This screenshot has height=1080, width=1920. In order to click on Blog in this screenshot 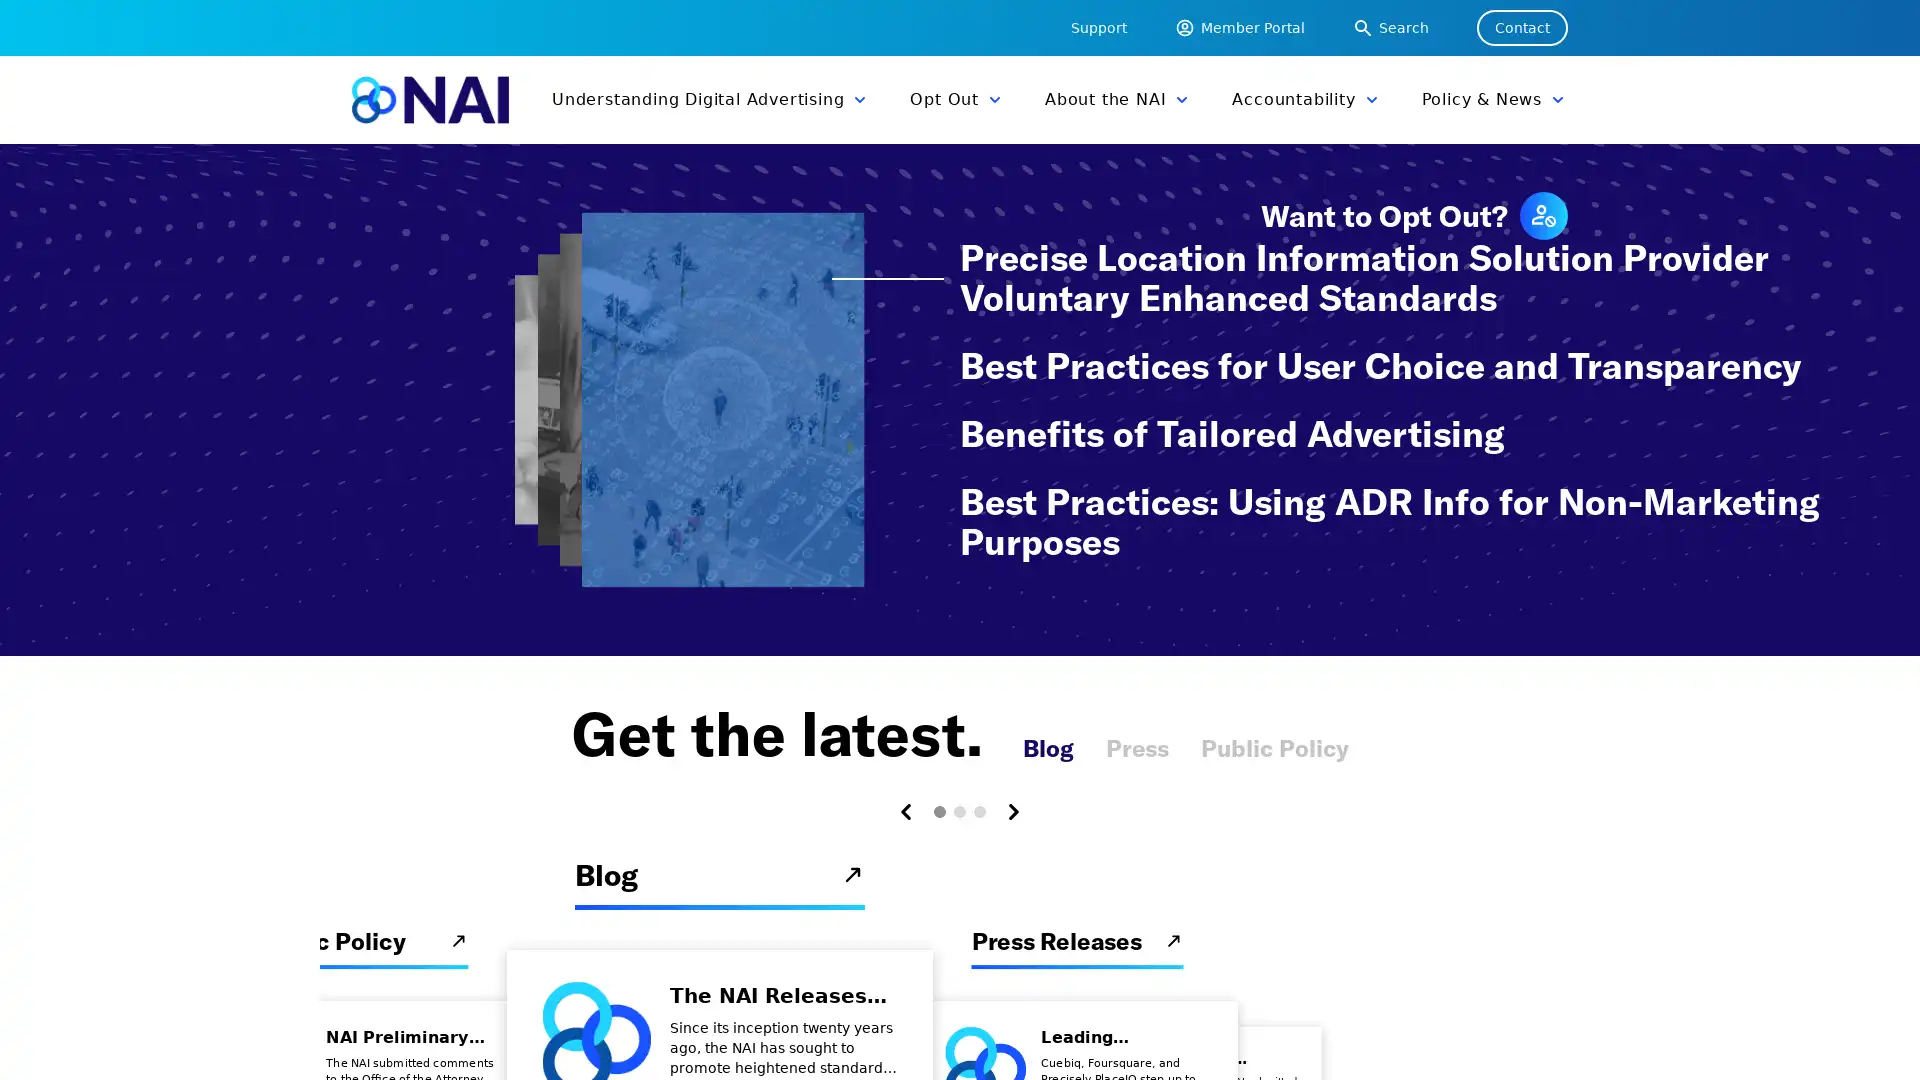, I will do `click(1046, 748)`.